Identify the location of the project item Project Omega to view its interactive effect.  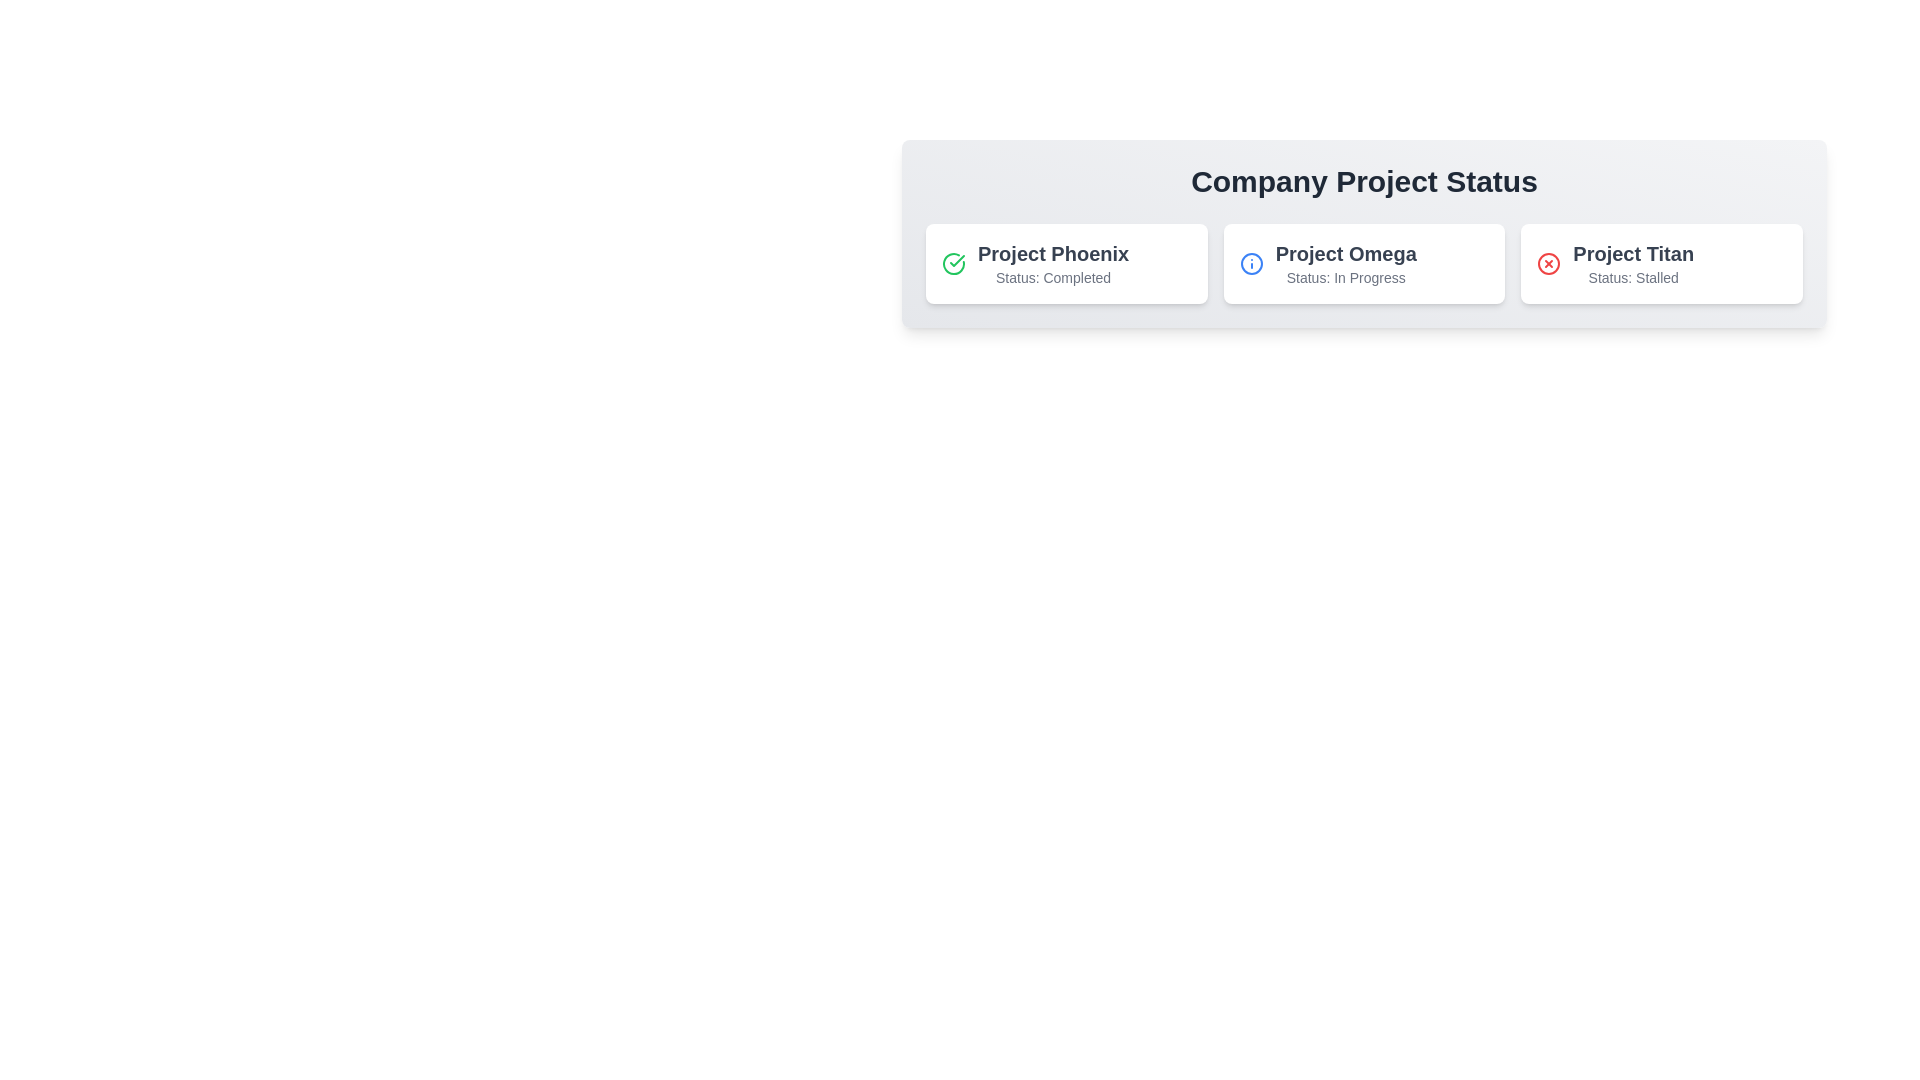
(1363, 262).